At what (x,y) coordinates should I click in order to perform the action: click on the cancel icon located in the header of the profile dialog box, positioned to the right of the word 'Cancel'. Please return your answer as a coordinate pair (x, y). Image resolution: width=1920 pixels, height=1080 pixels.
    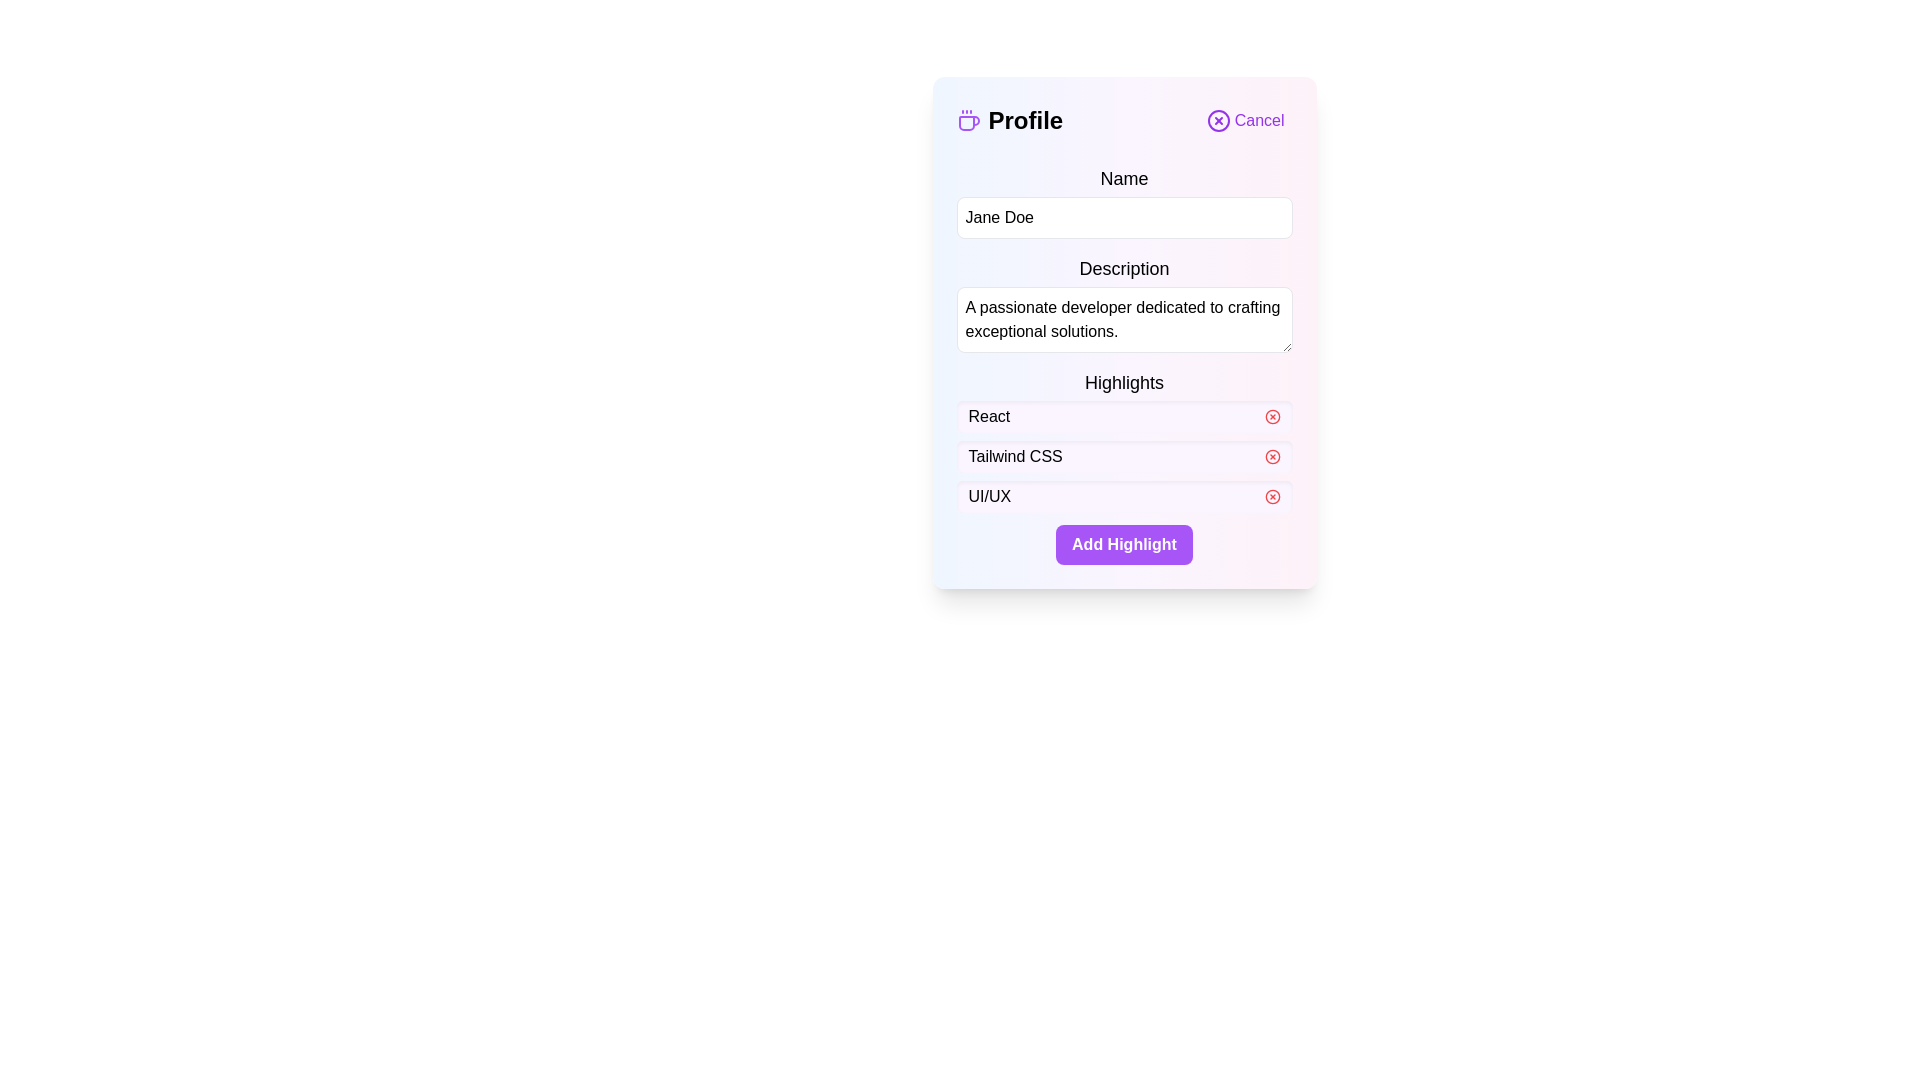
    Looking at the image, I should click on (1217, 120).